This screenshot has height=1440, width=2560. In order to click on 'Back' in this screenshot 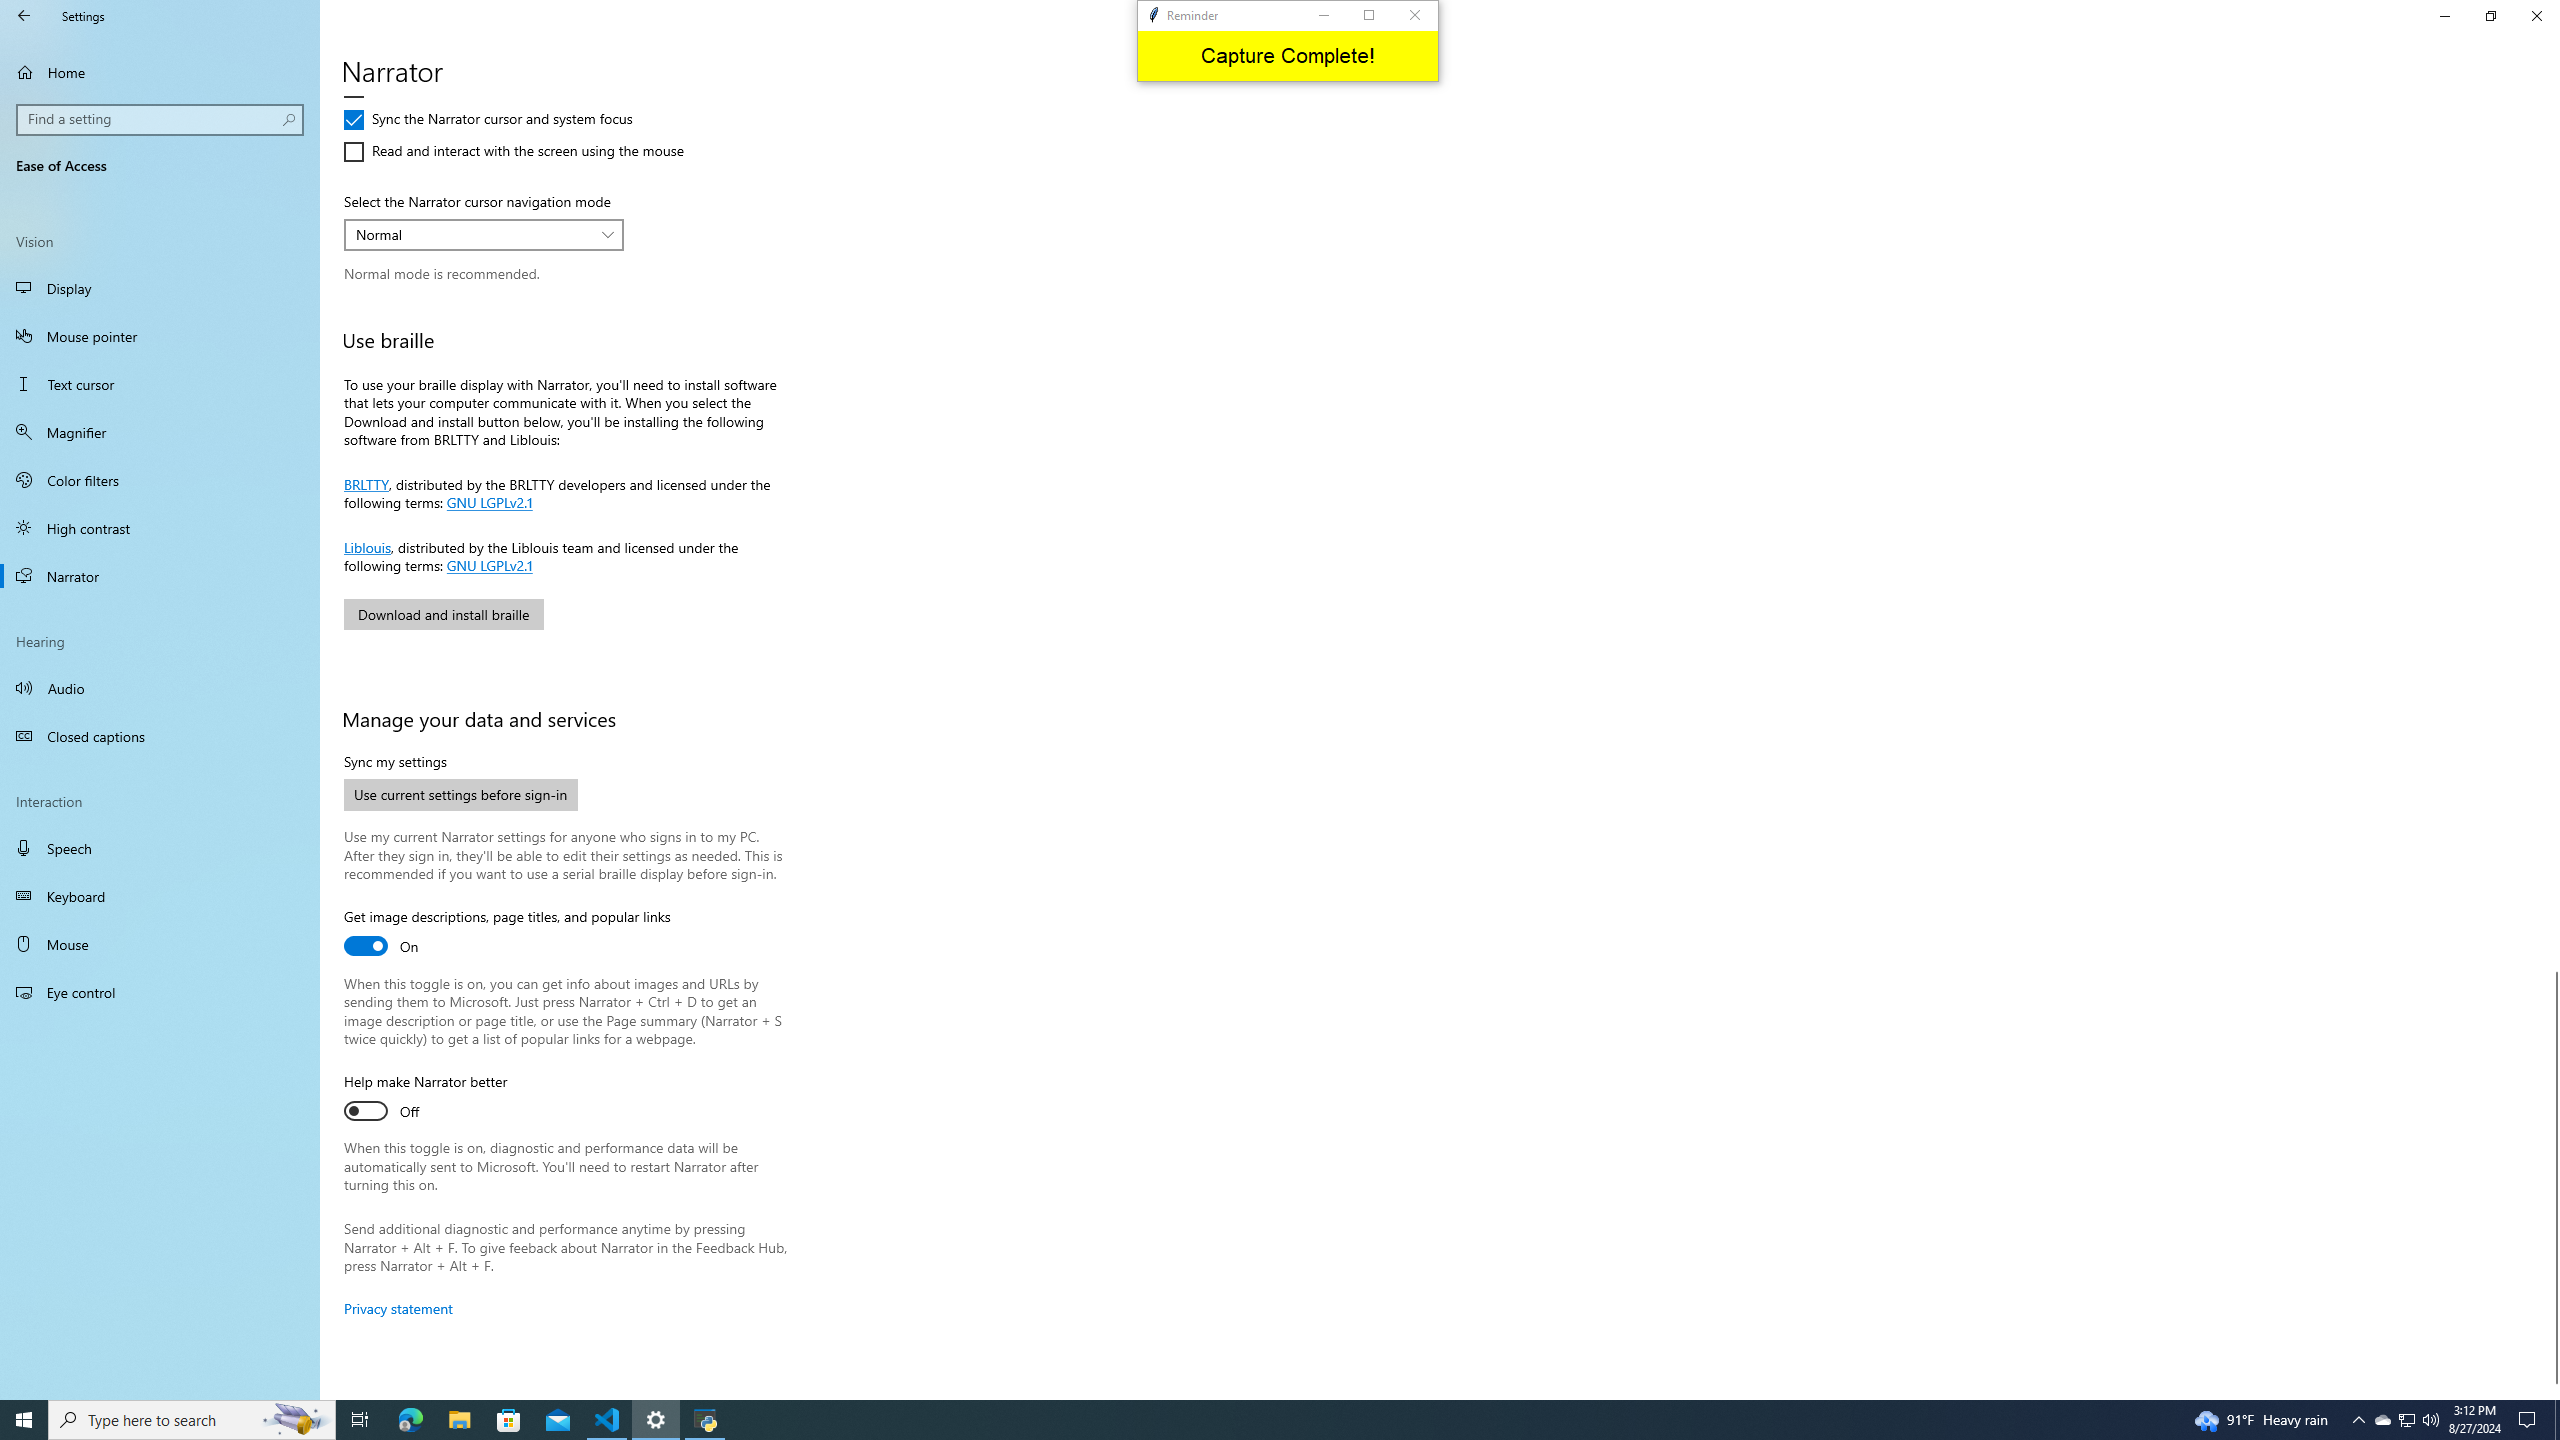, I will do `click(24, 15)`.